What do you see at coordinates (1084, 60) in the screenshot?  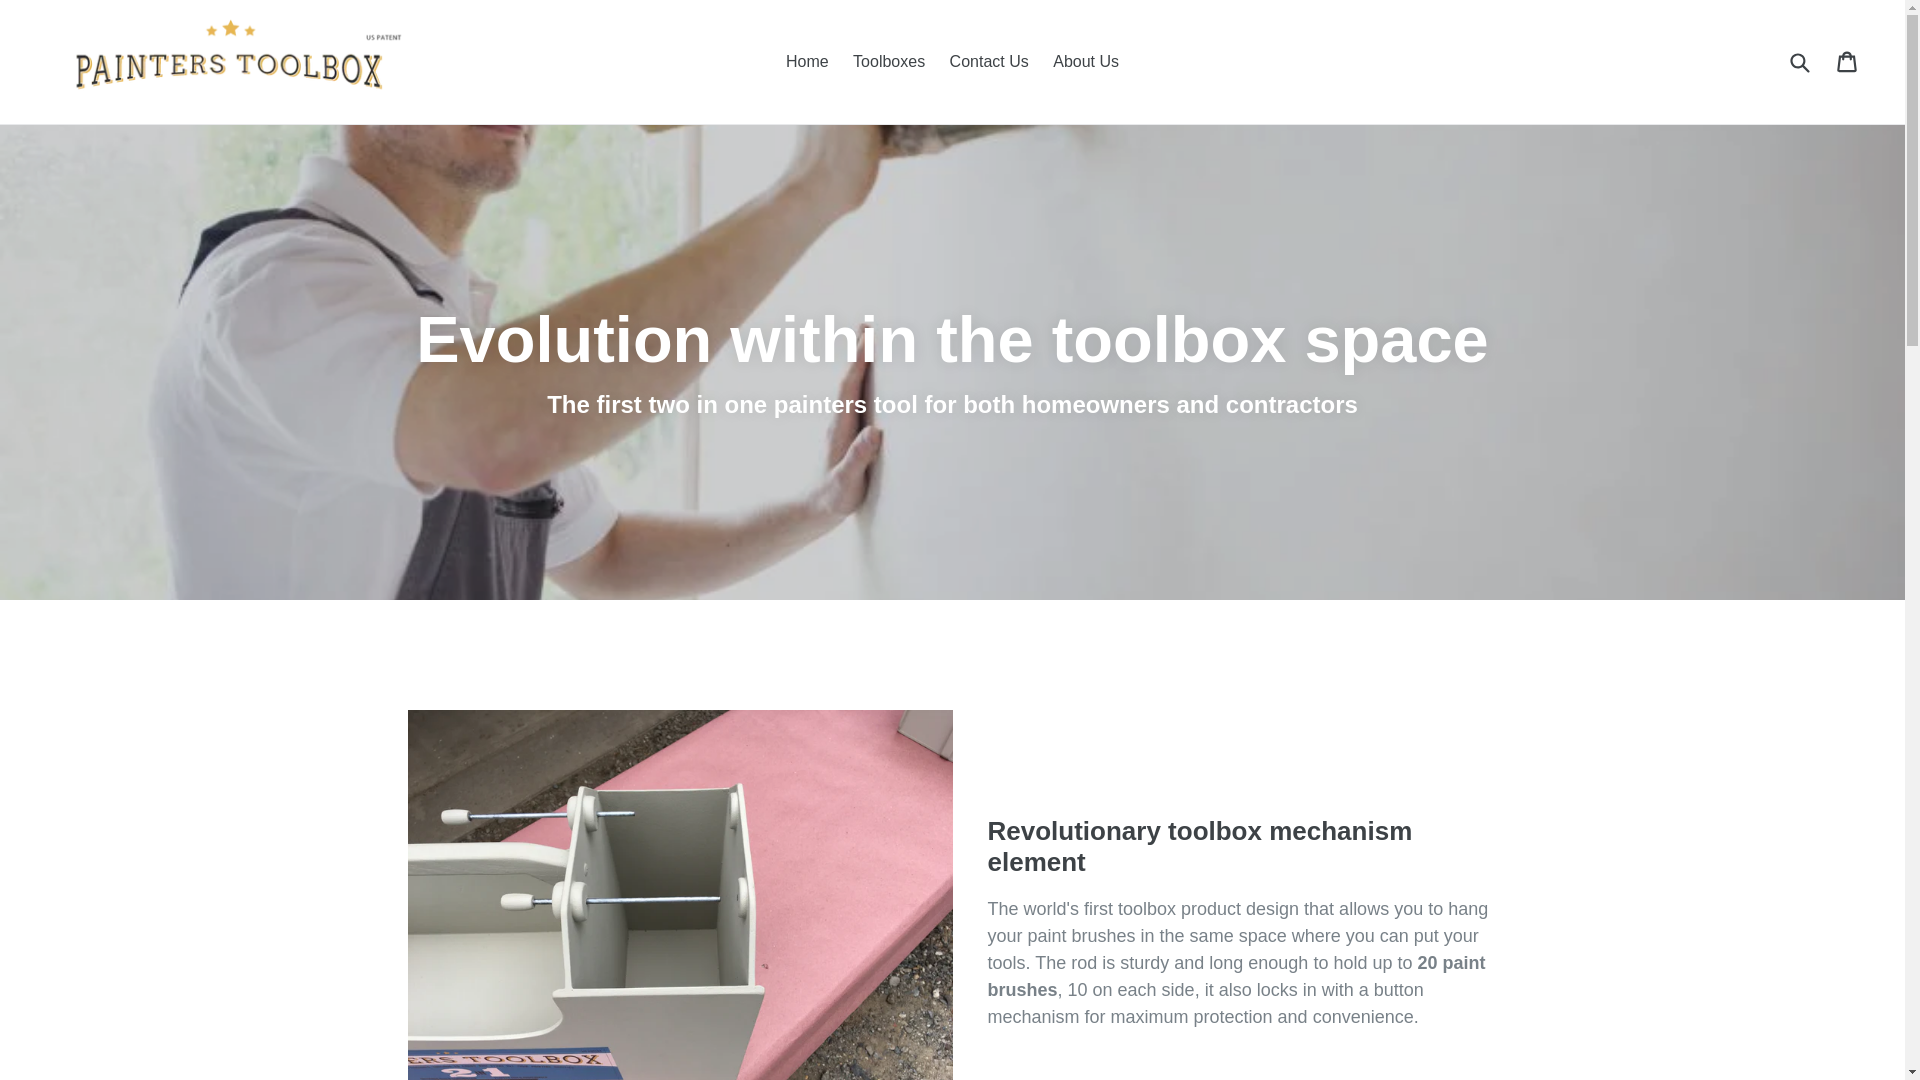 I see `'About Us'` at bounding box center [1084, 60].